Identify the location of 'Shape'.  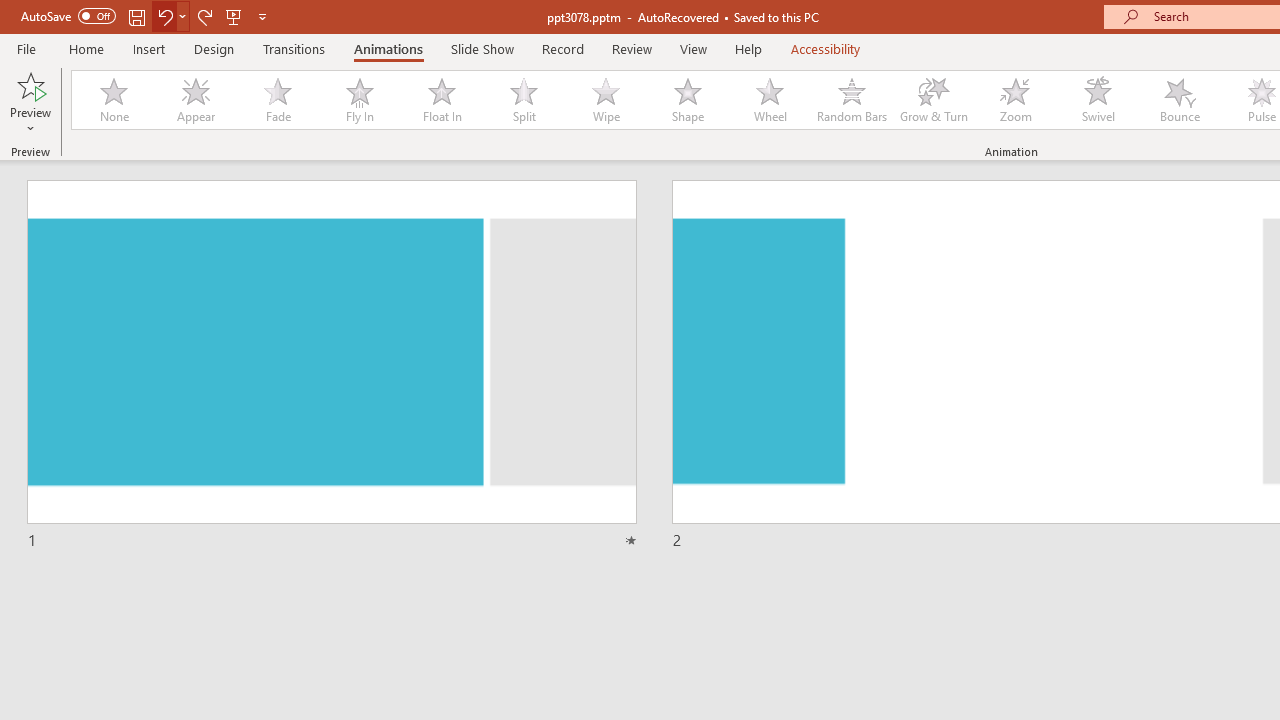
(688, 100).